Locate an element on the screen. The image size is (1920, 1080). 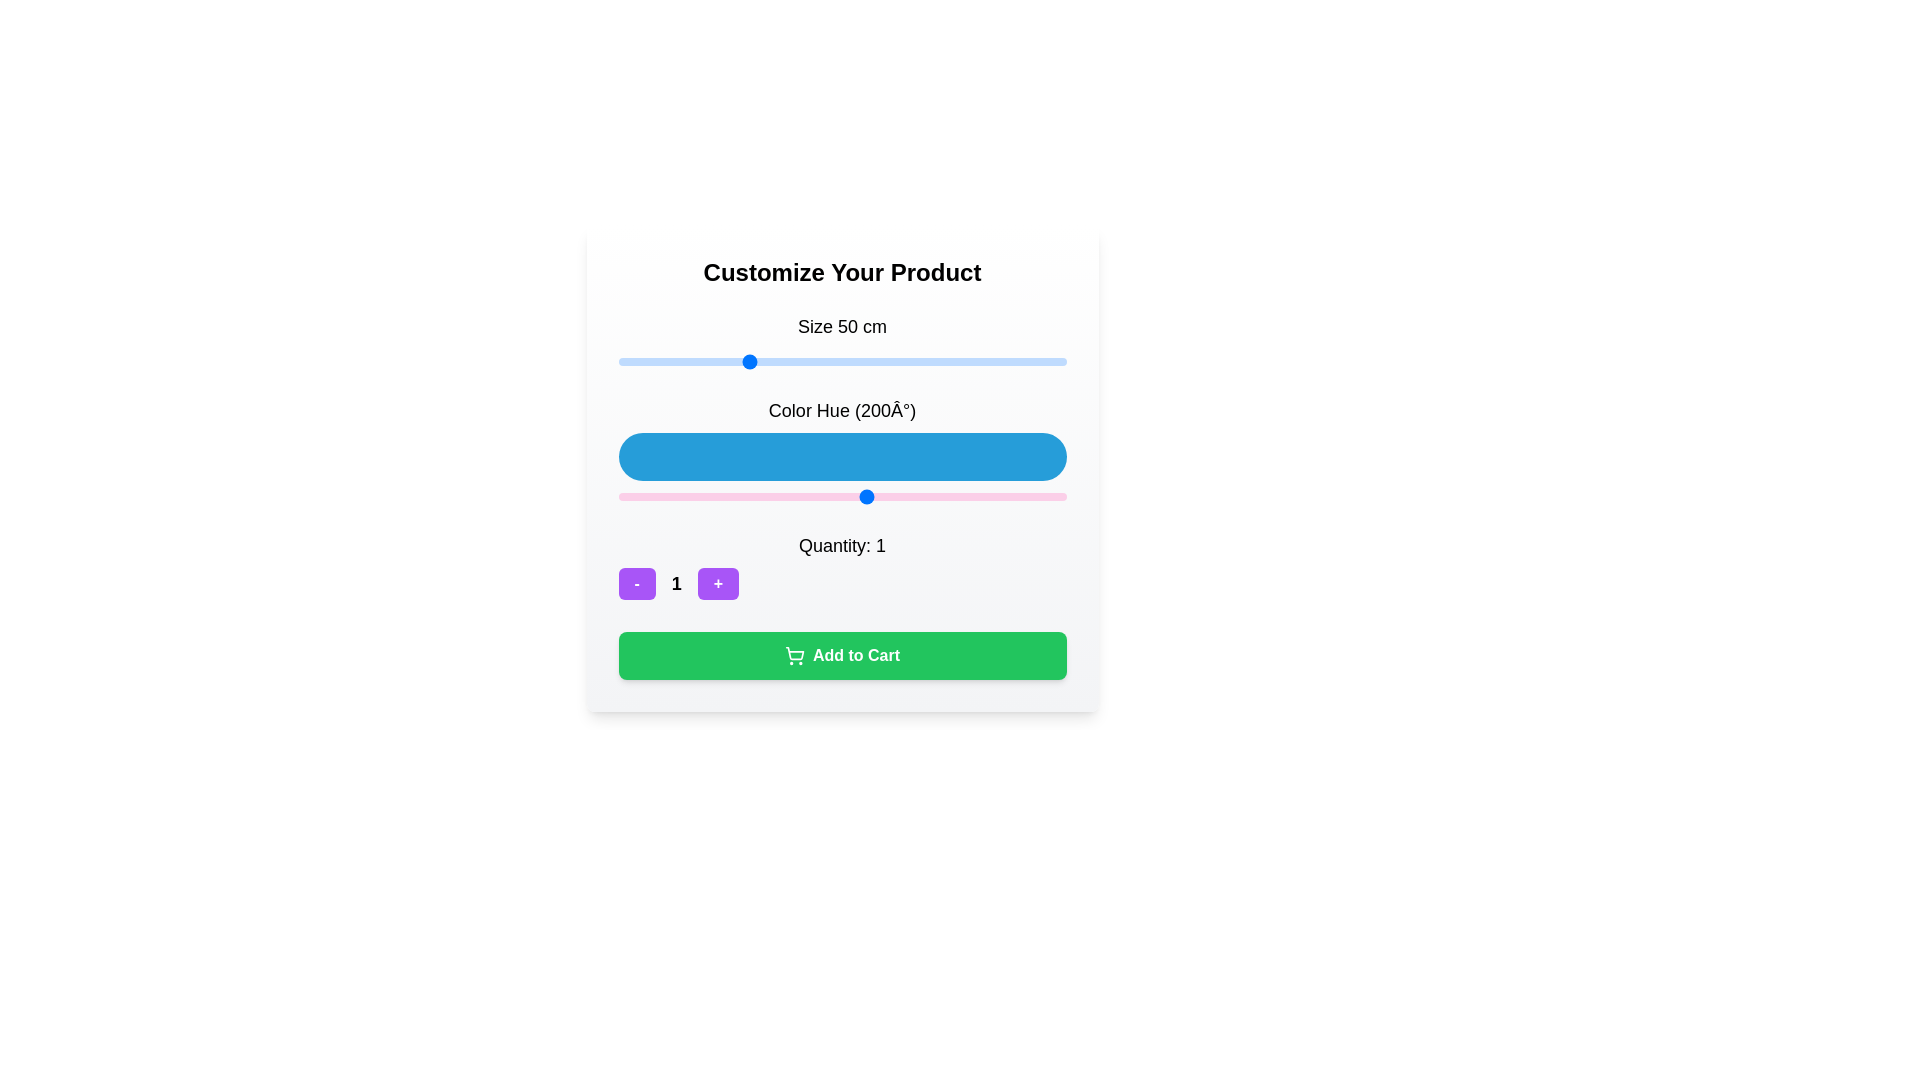
the blue handle of the color hue range slider, which is positioned below the 'Color Hue (200°)' label is located at coordinates (842, 496).